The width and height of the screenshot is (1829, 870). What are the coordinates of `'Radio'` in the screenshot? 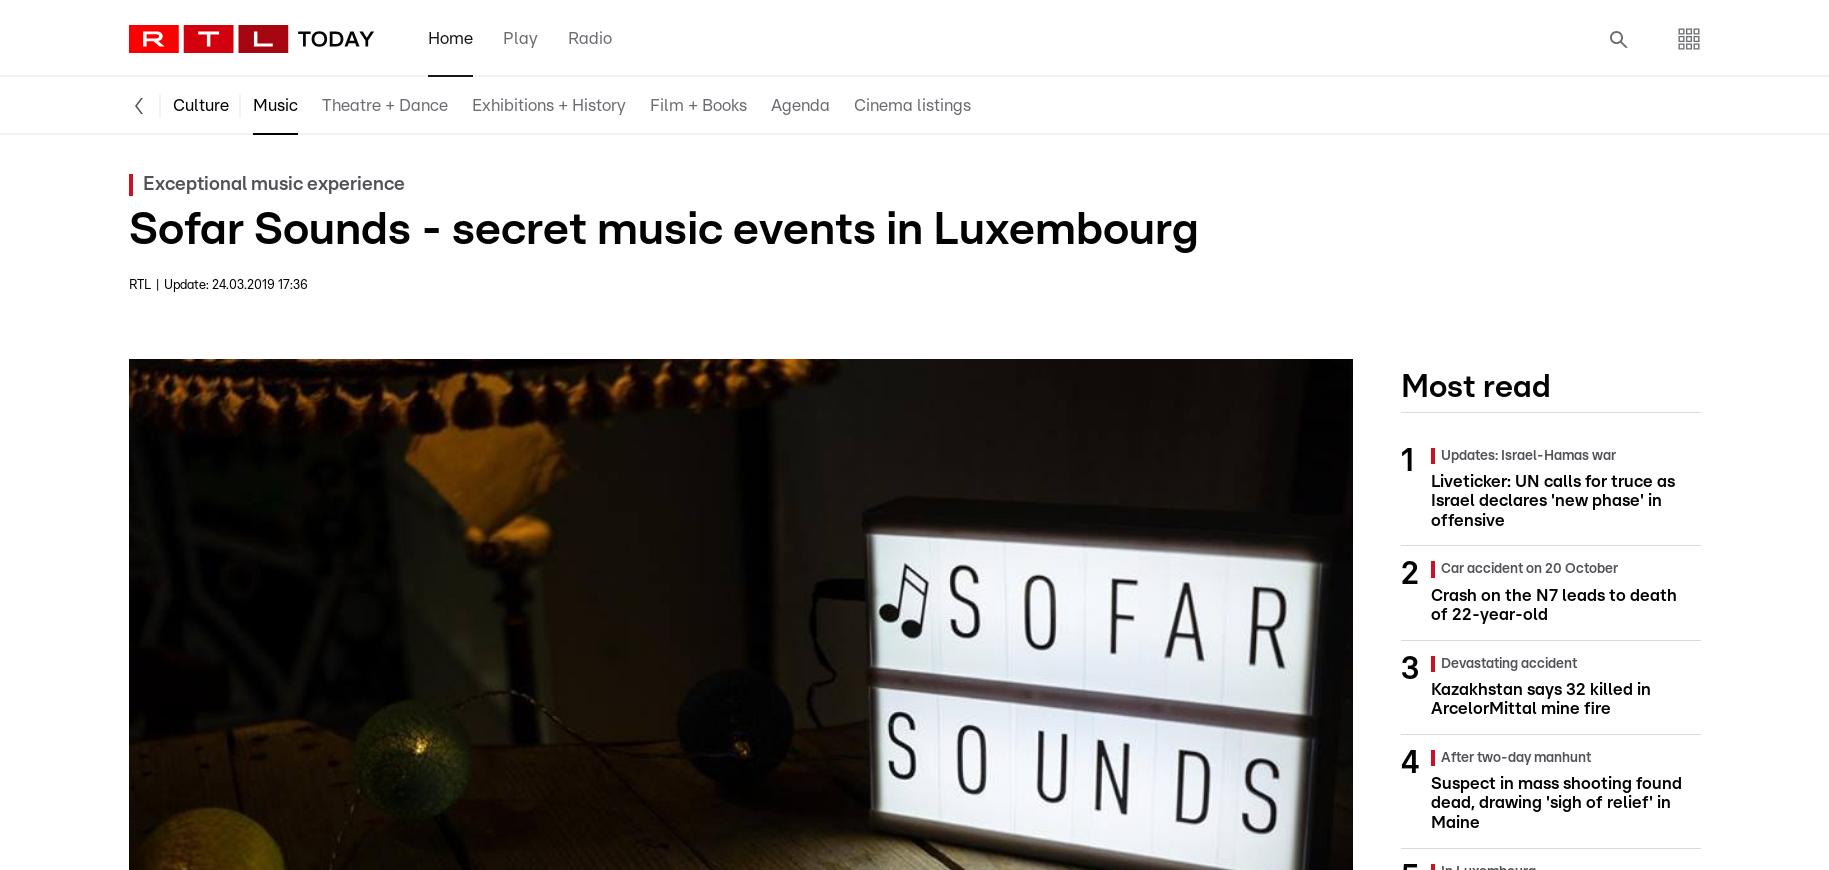 It's located at (588, 36).